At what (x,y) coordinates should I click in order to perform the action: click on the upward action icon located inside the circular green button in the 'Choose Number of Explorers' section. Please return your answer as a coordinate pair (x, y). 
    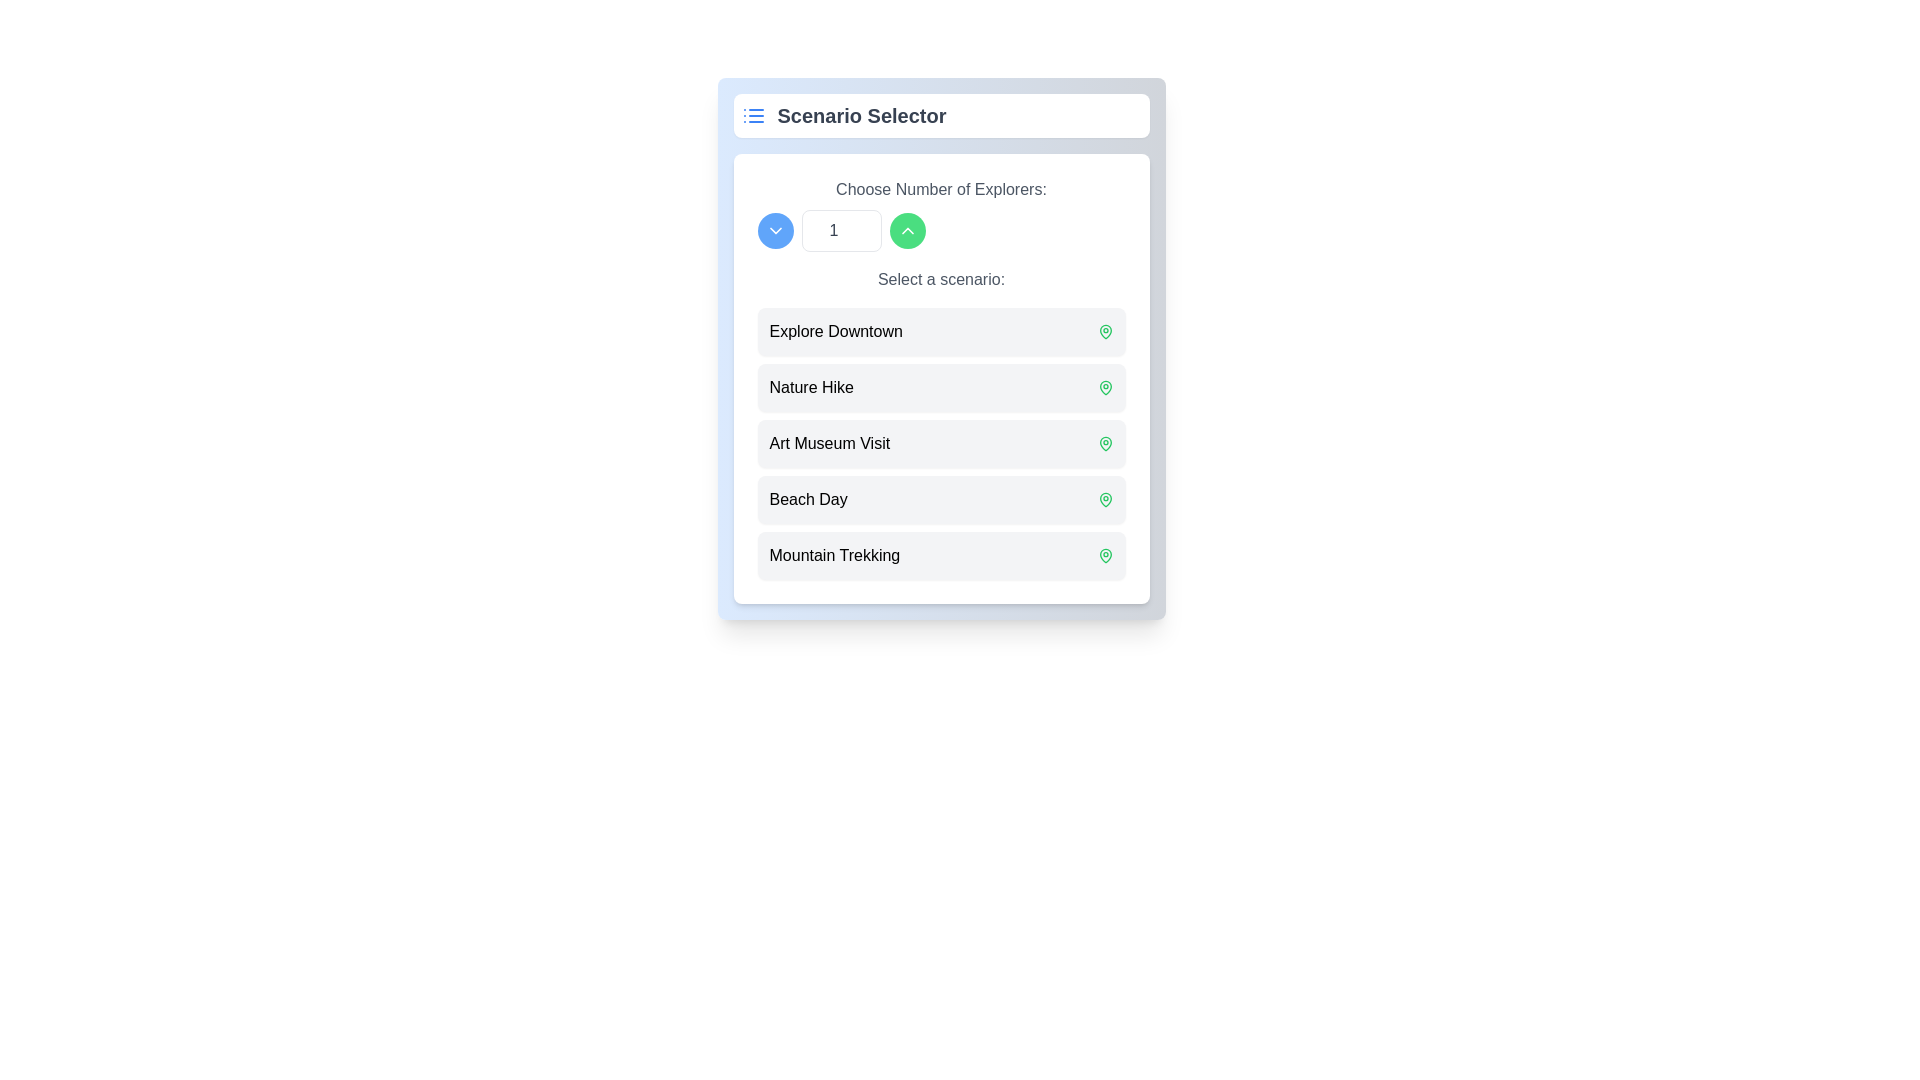
    Looking at the image, I should click on (906, 230).